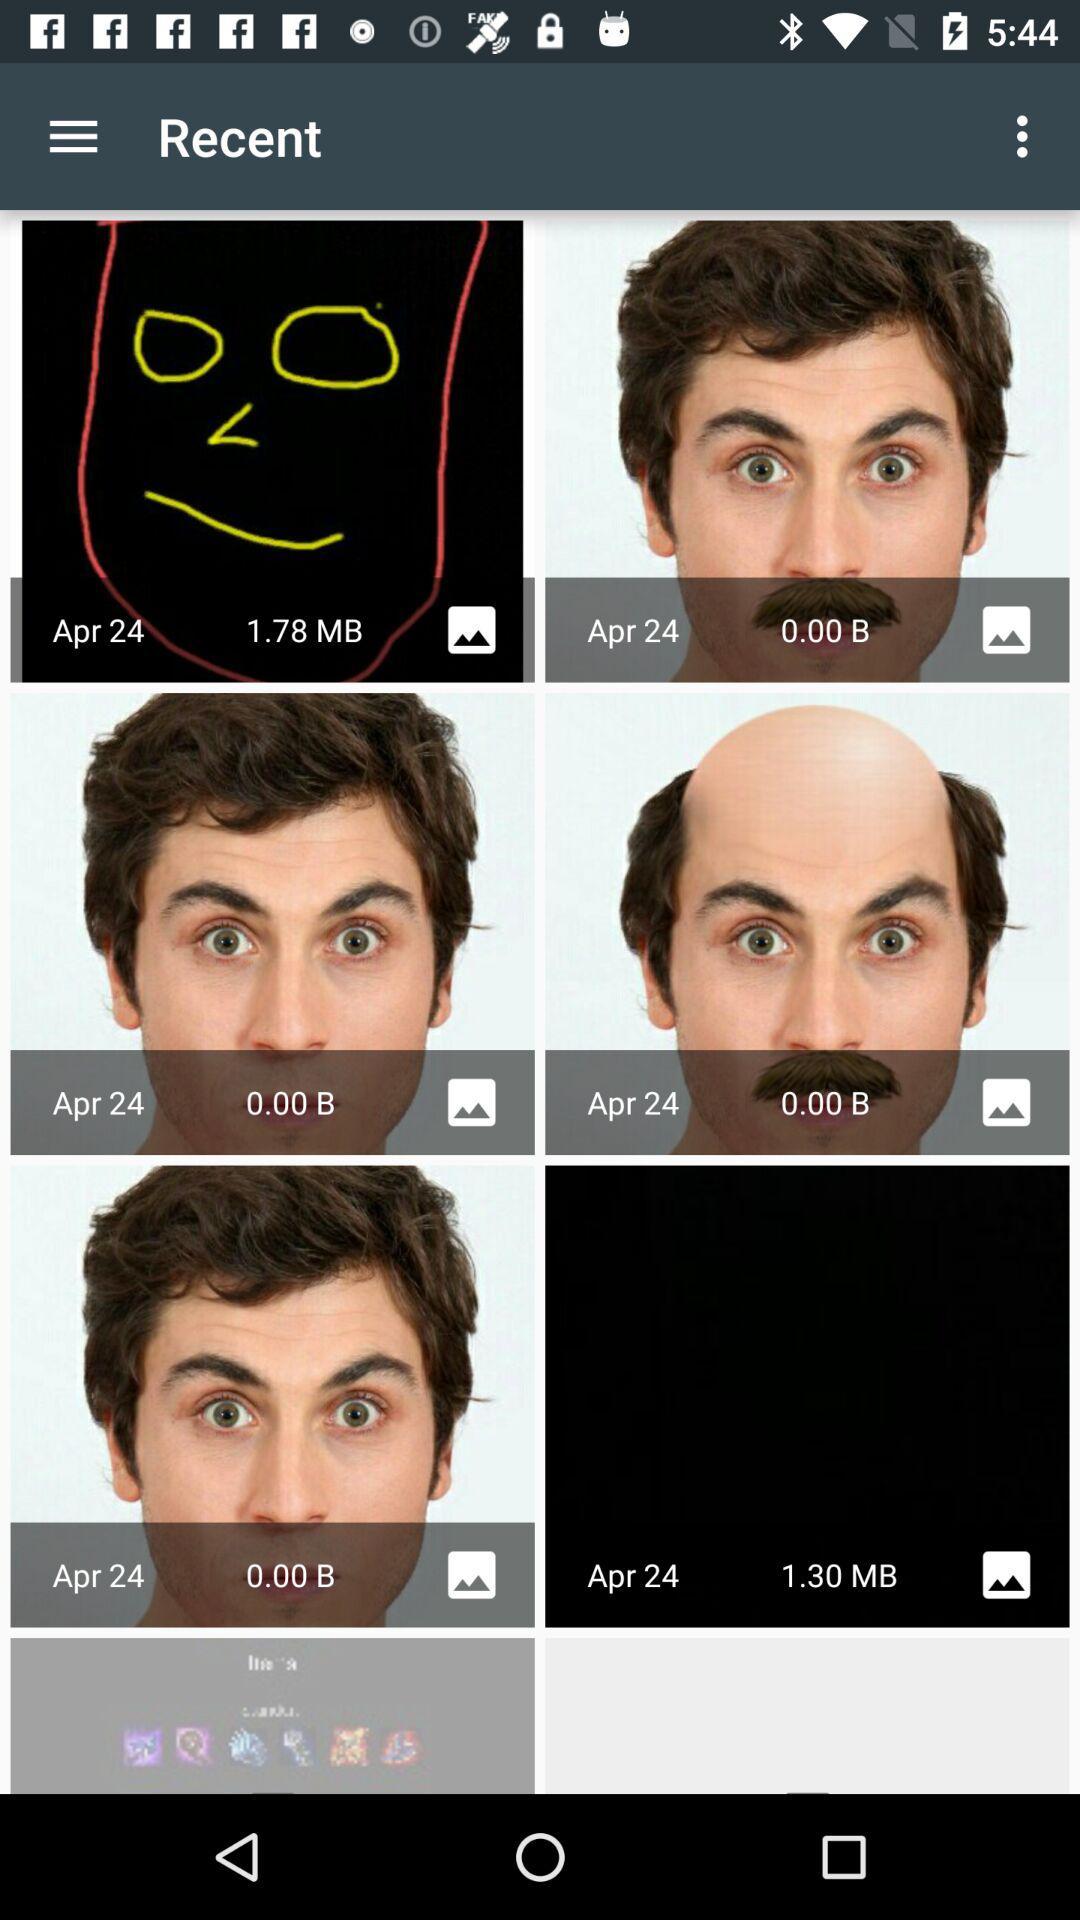  Describe the element at coordinates (72, 135) in the screenshot. I see `app to the left of the recent item` at that location.